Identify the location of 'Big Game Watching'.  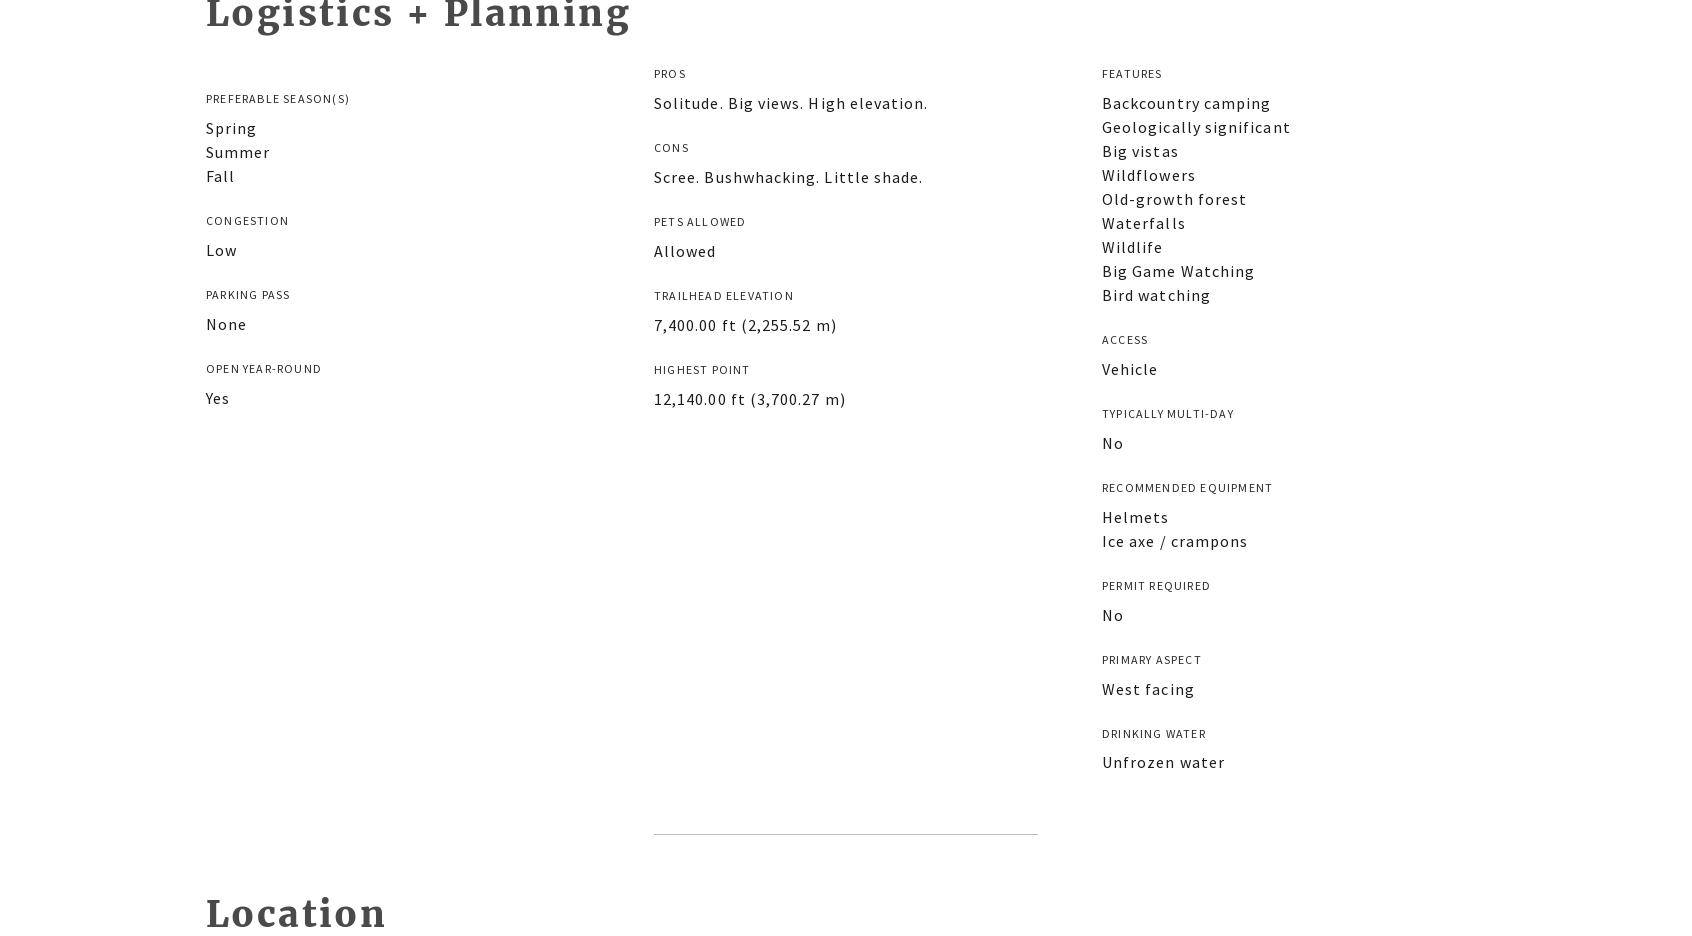
(1177, 269).